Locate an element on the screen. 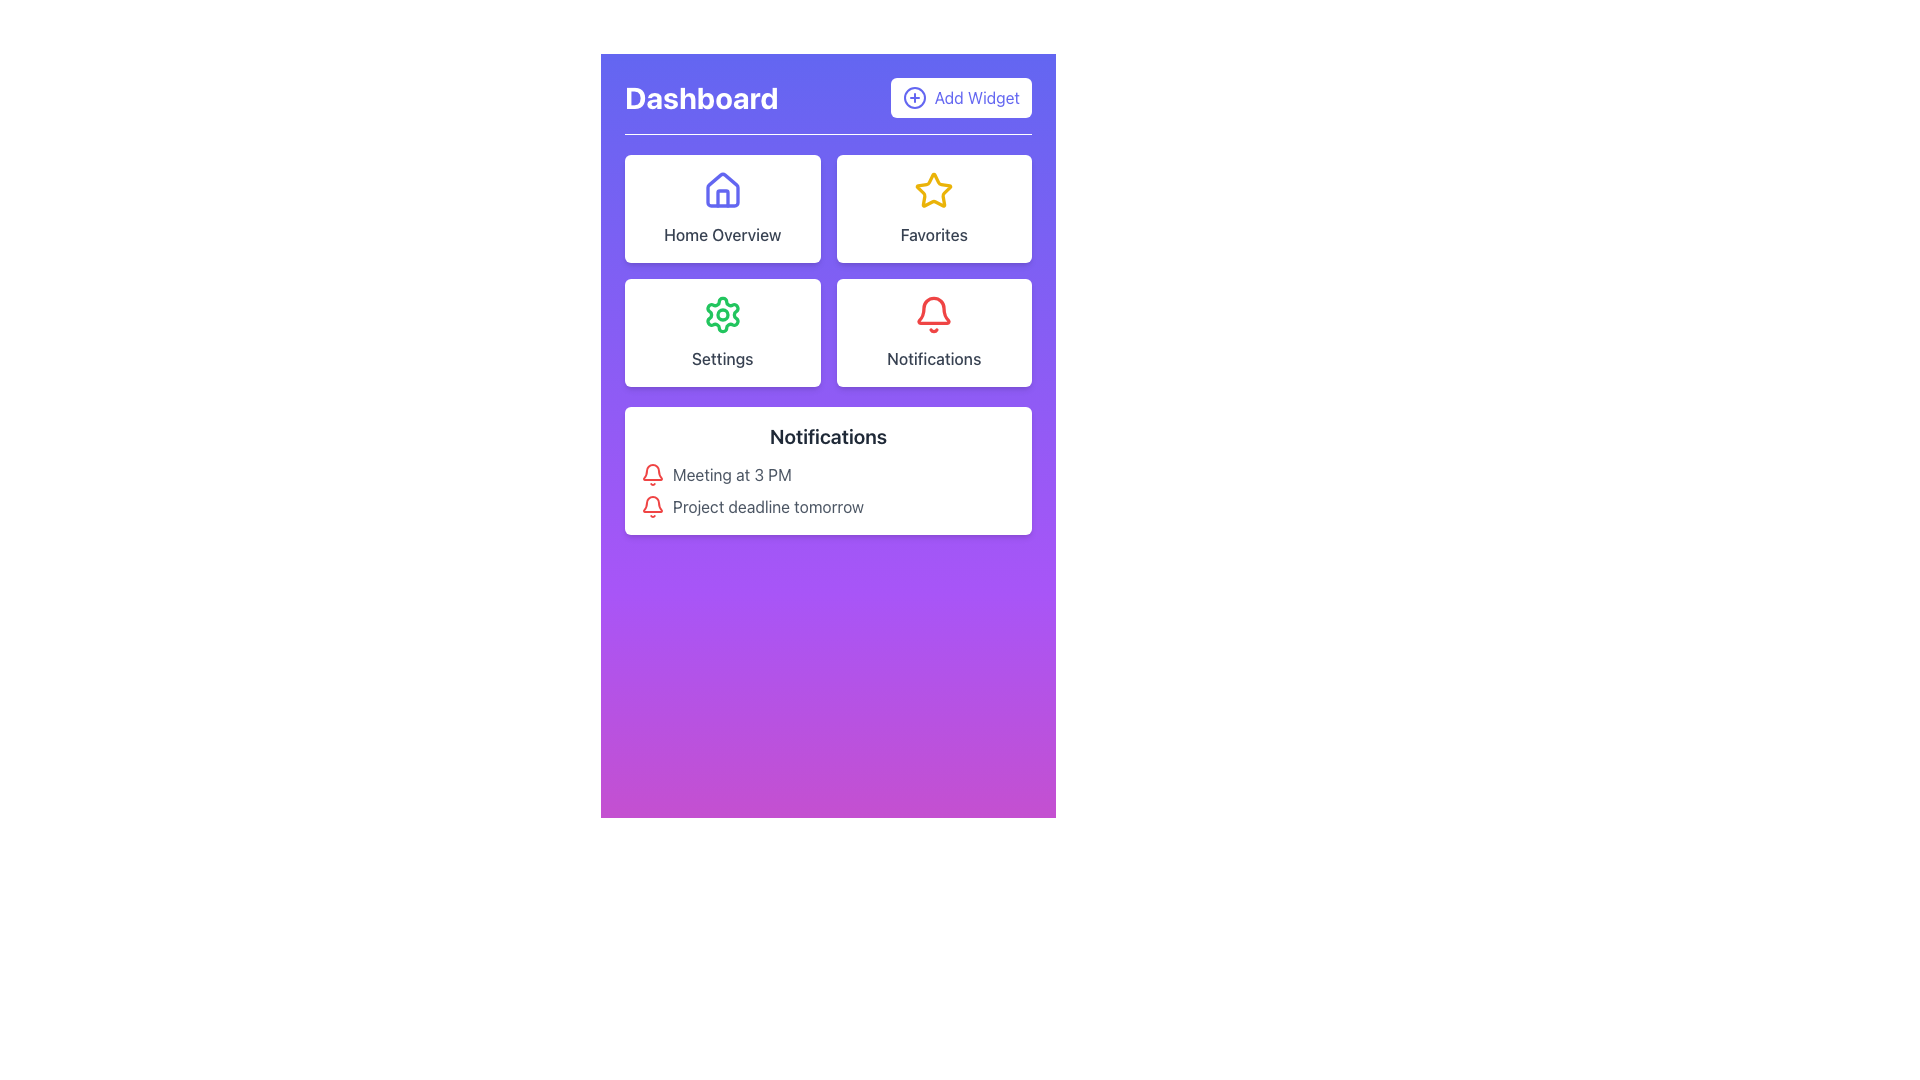 Image resolution: width=1920 pixels, height=1080 pixels. text content of the bold 'Dashboard' label displayed in white against a purple background, located at the top left of the header area is located at coordinates (701, 97).